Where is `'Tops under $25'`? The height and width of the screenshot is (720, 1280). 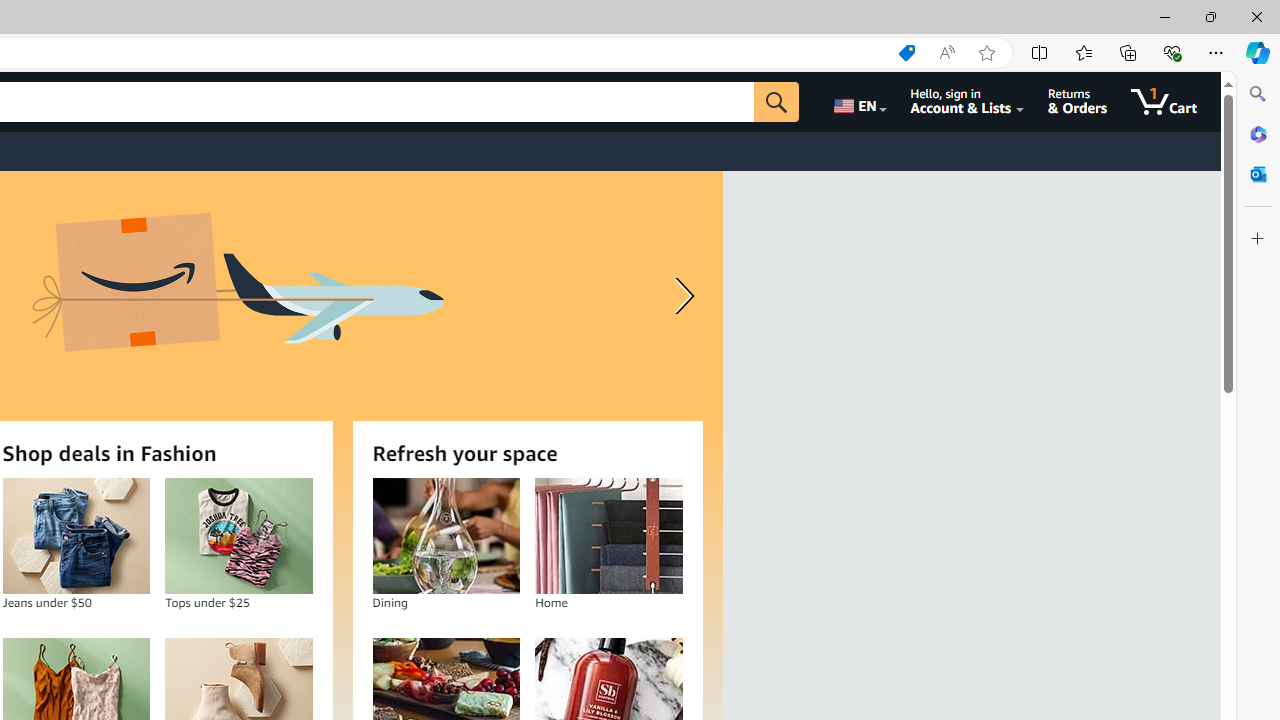 'Tops under $25' is located at coordinates (238, 535).